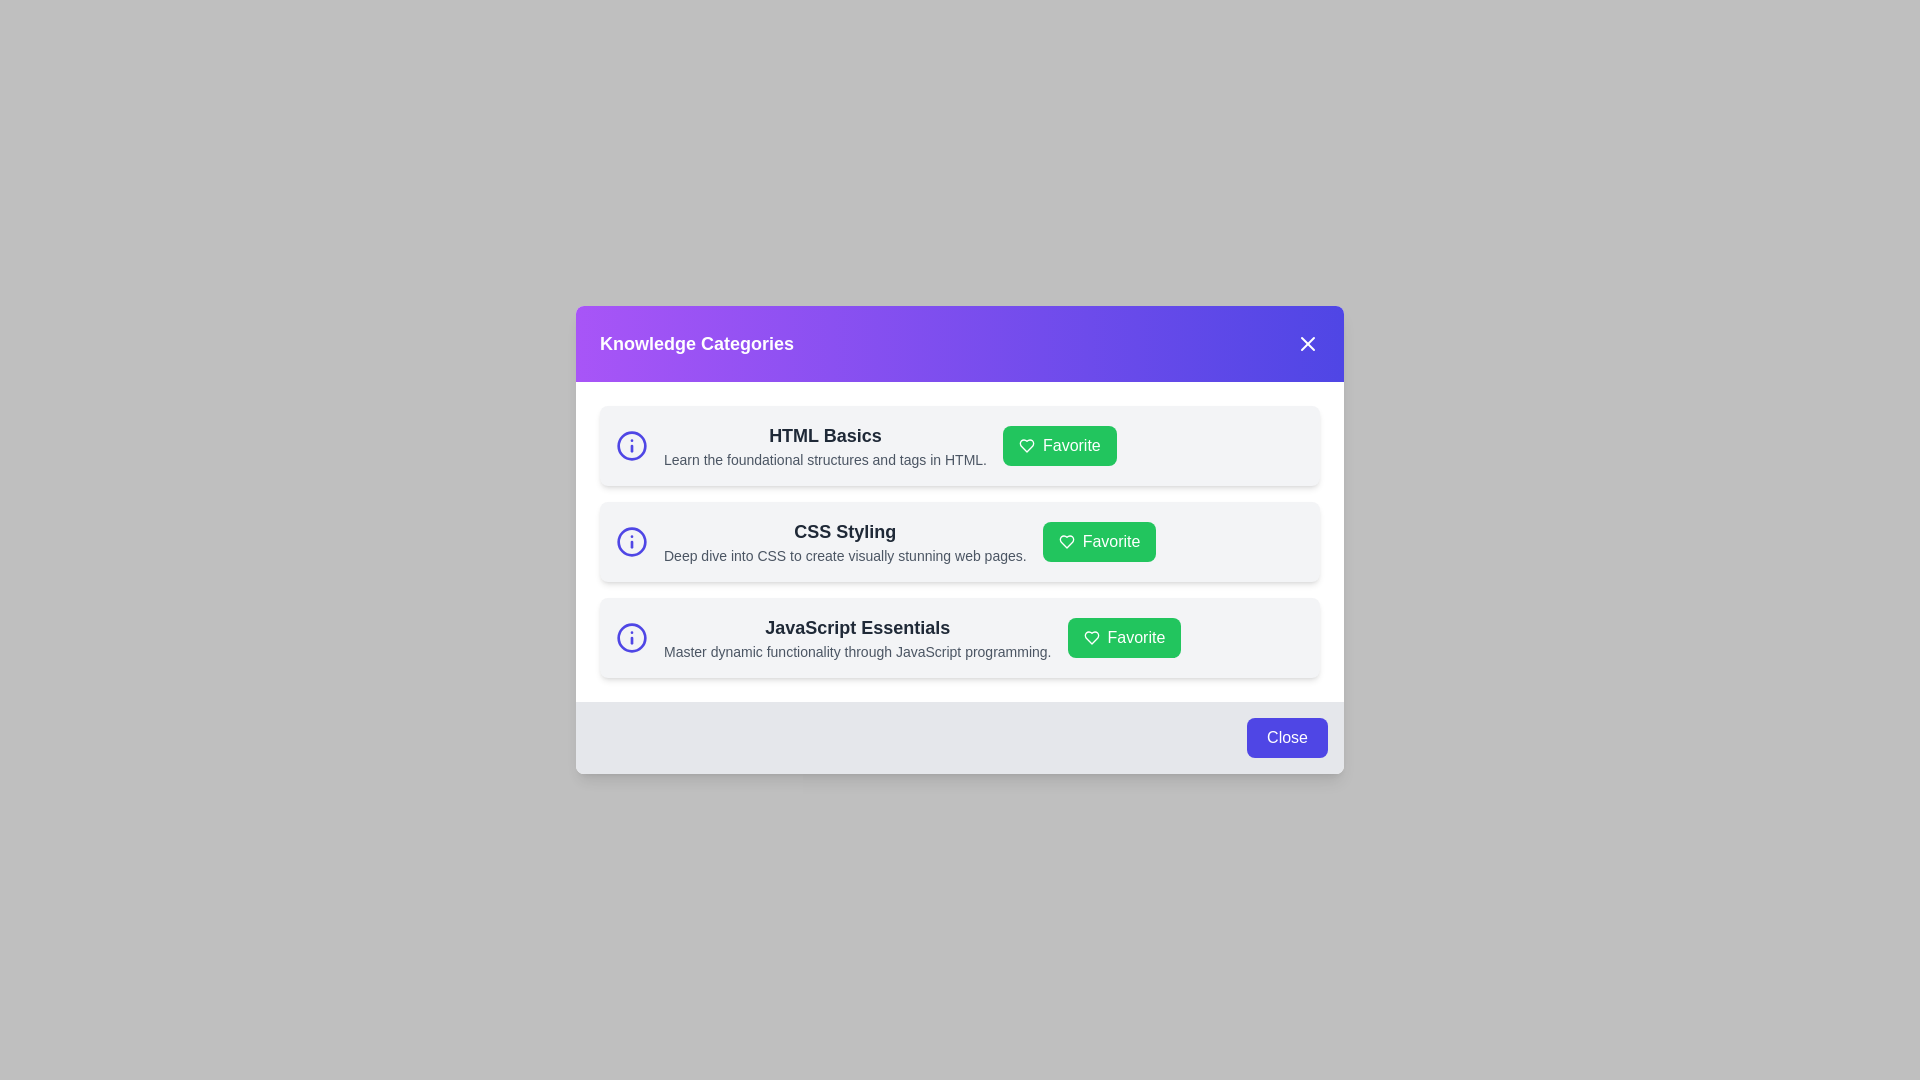 This screenshot has width=1920, height=1080. I want to click on the green 'Favorite' button with a heart icon to mark the item as favorite, so click(1123, 637).